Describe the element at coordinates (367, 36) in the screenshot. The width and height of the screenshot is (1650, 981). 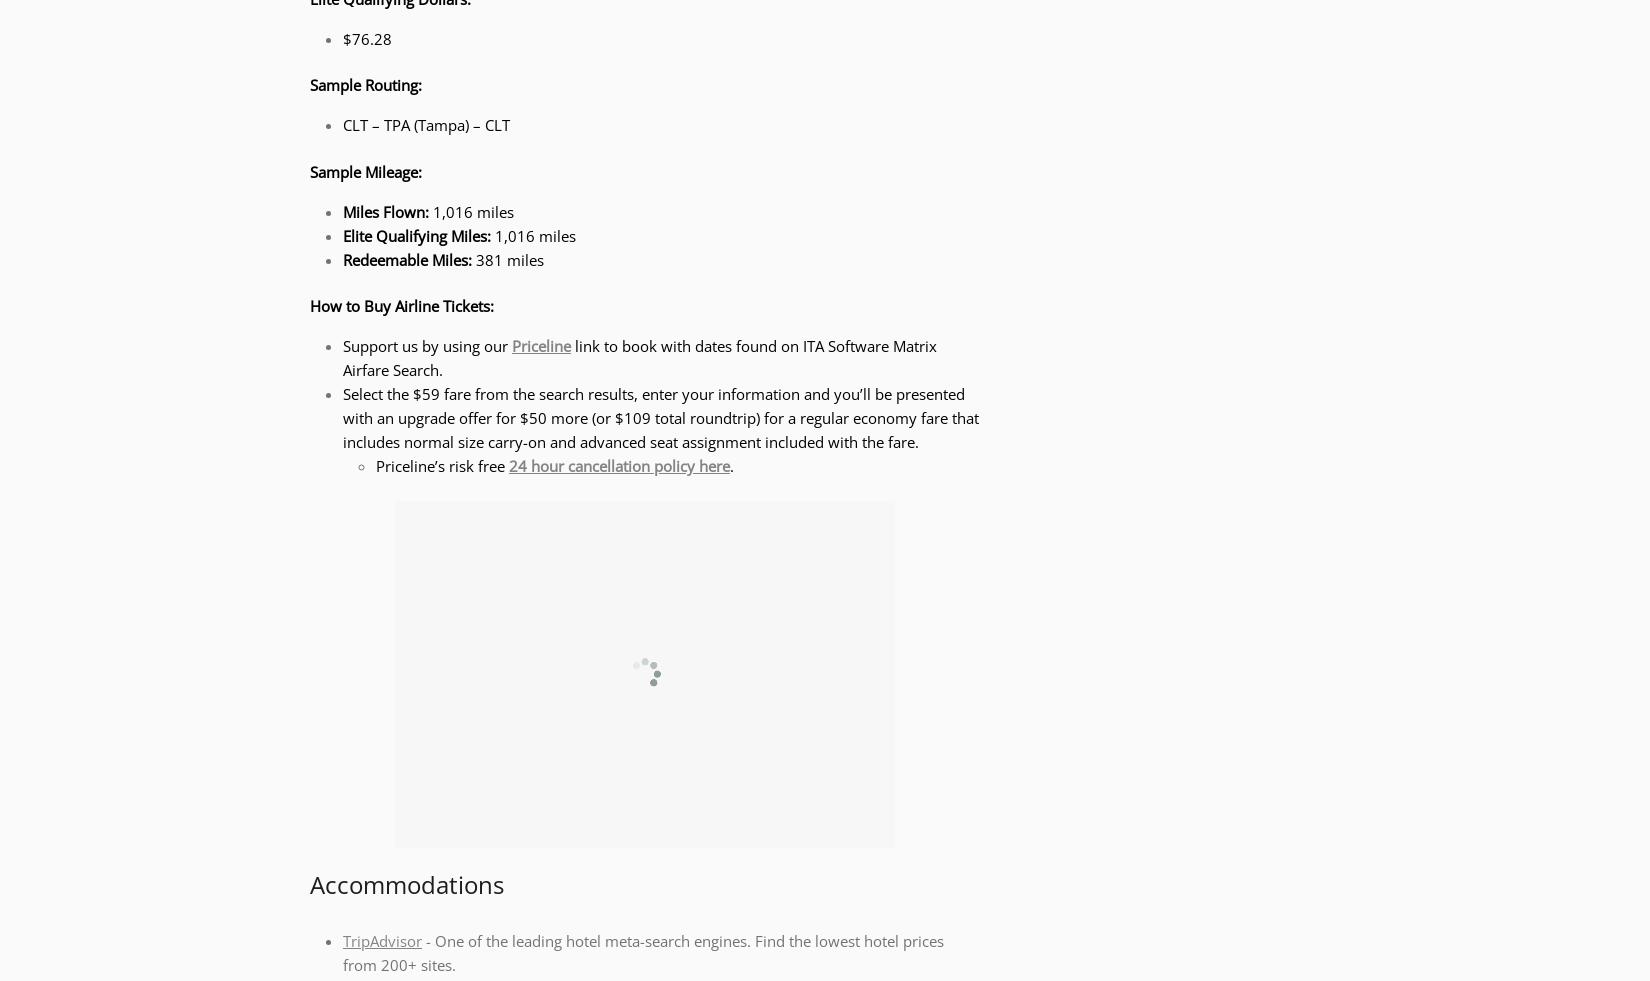
I see `'$76.28'` at that location.